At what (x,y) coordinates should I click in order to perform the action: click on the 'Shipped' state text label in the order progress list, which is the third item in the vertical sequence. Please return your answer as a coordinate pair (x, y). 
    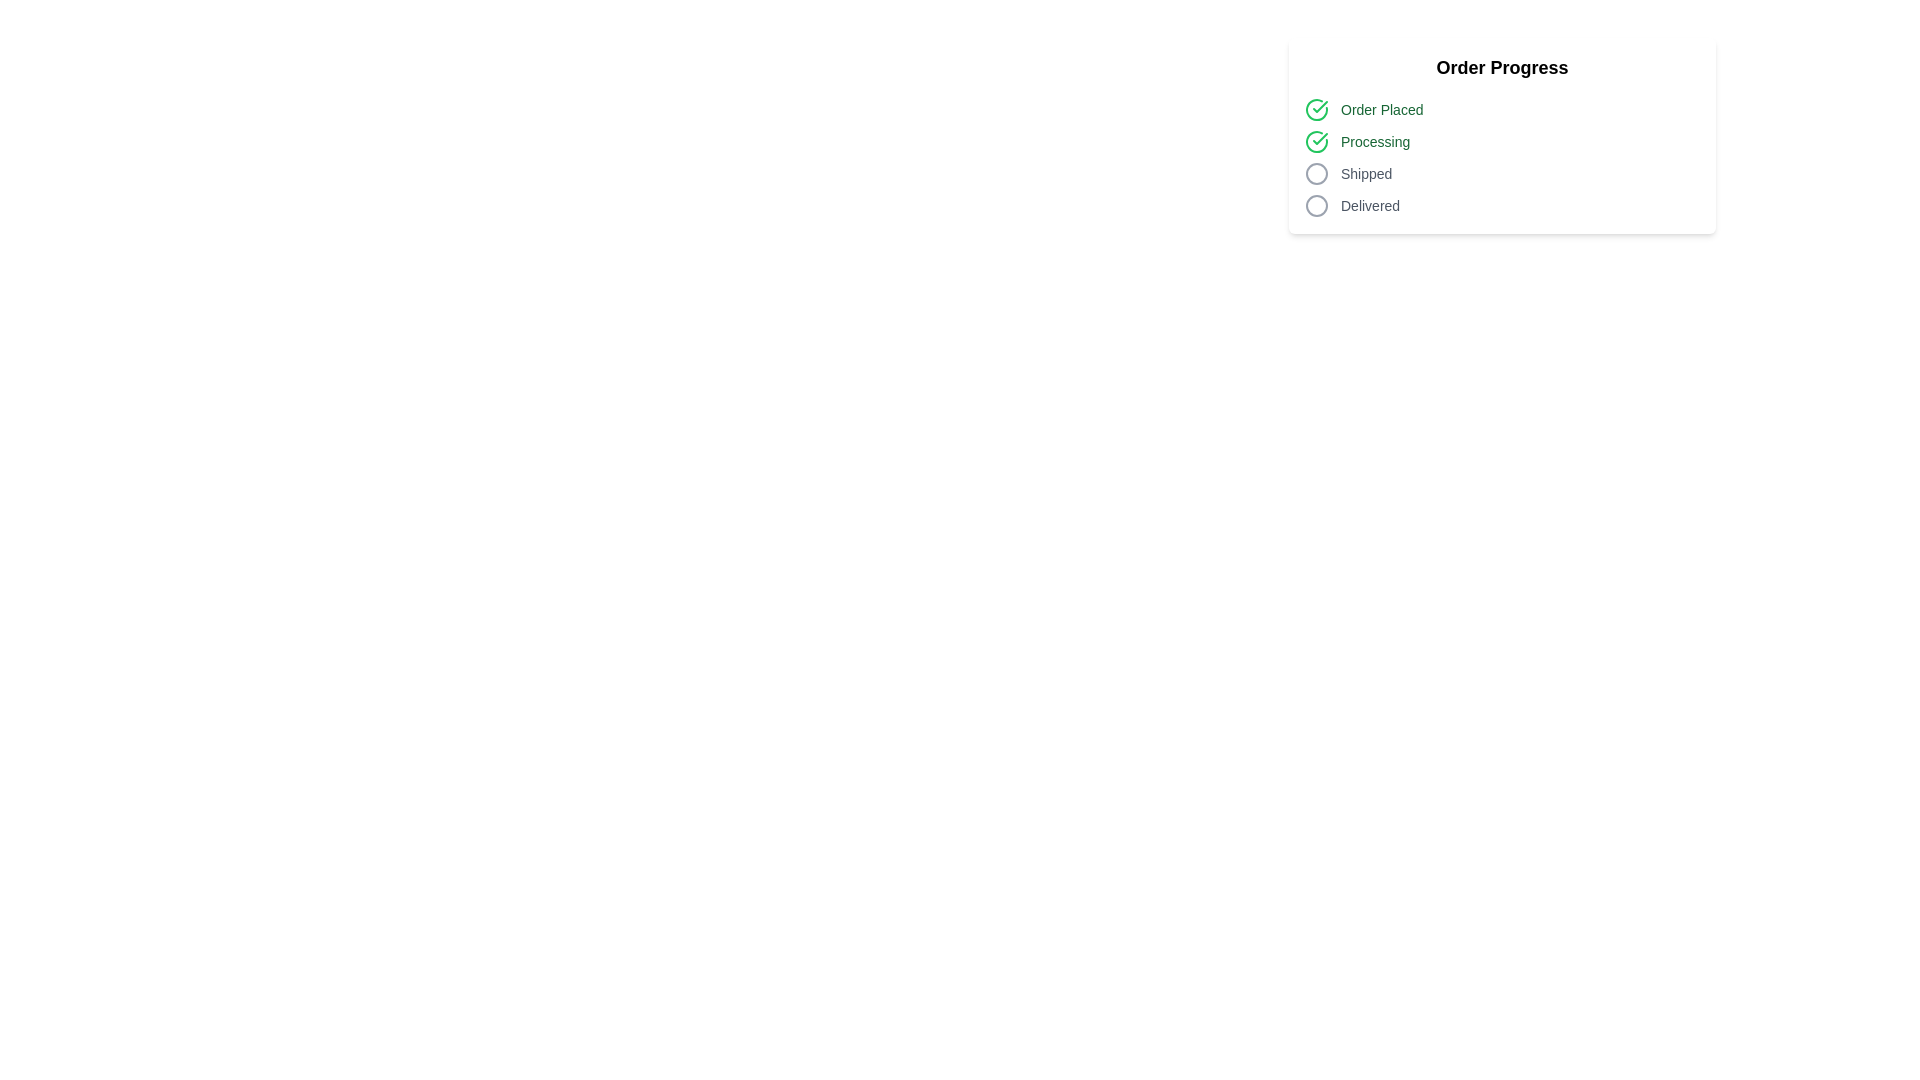
    Looking at the image, I should click on (1365, 172).